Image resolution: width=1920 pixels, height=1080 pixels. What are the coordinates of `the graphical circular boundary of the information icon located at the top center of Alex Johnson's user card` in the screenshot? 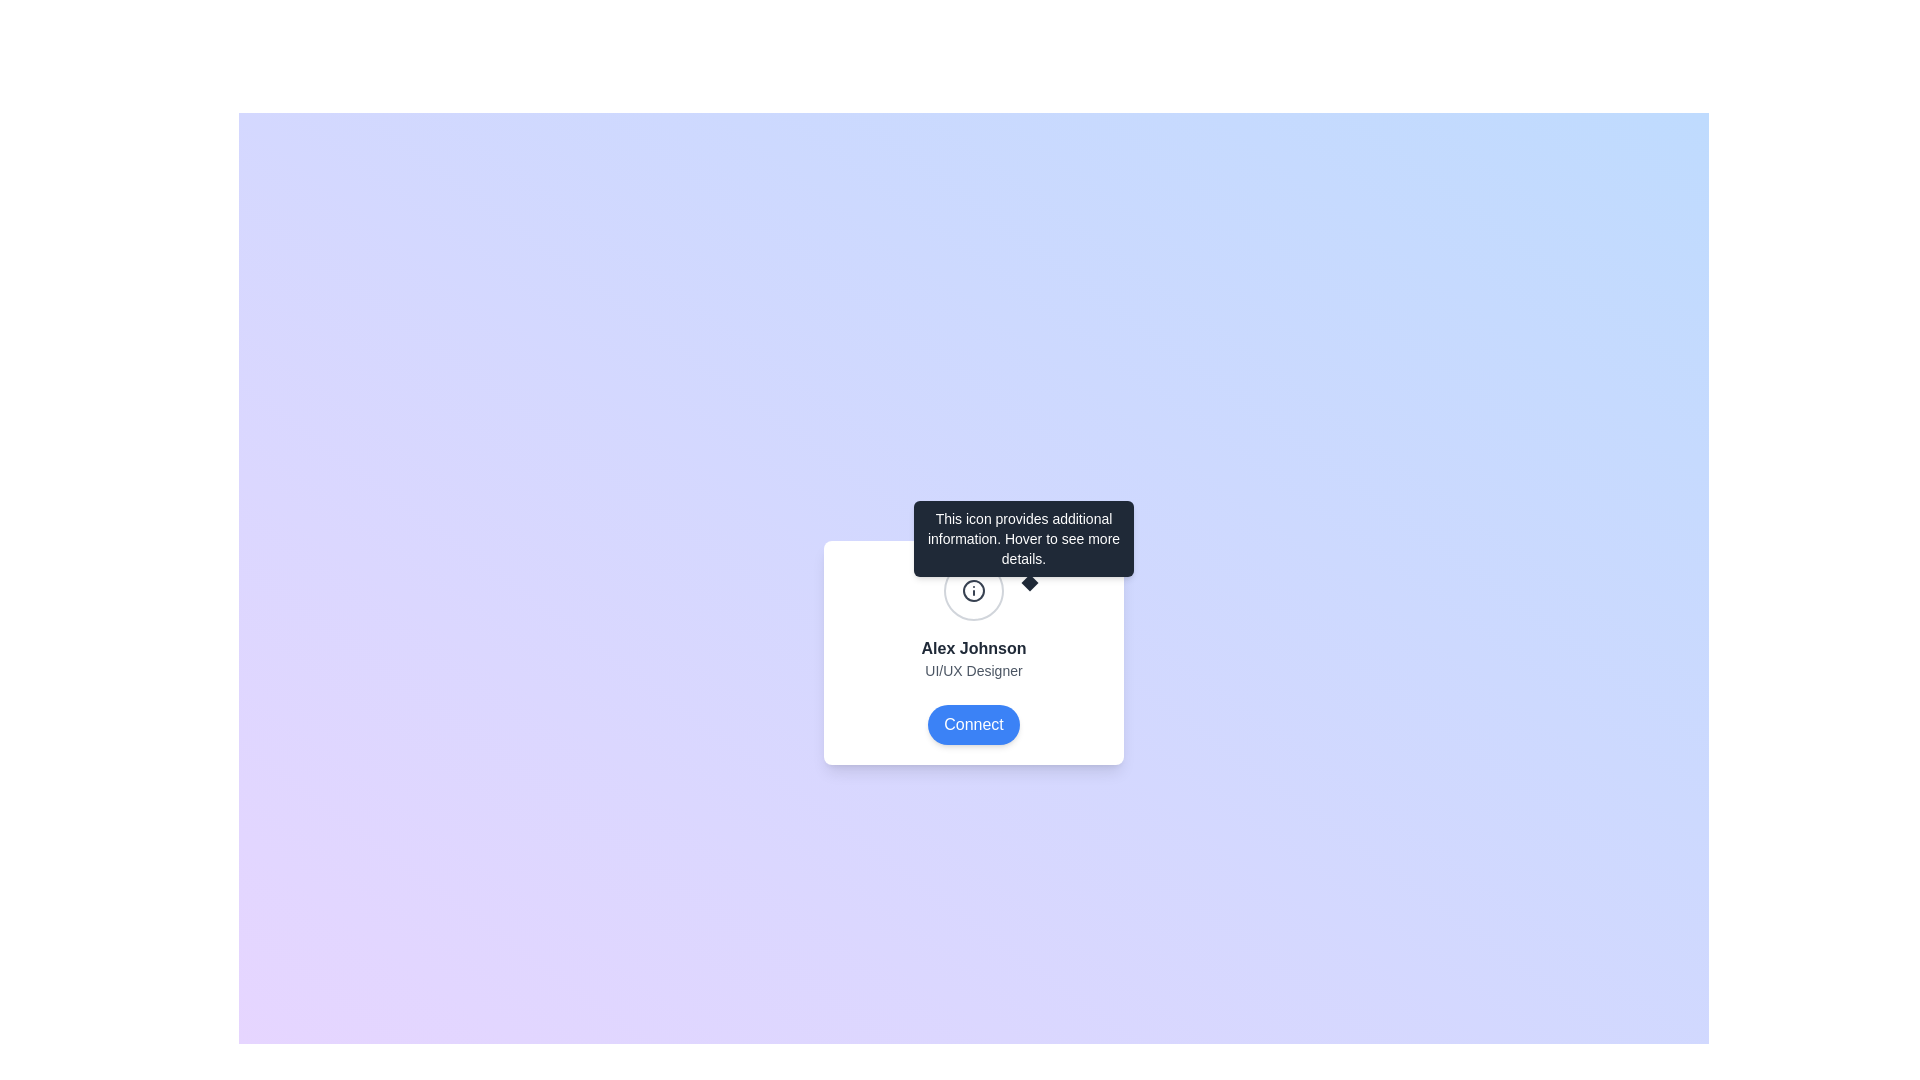 It's located at (974, 589).